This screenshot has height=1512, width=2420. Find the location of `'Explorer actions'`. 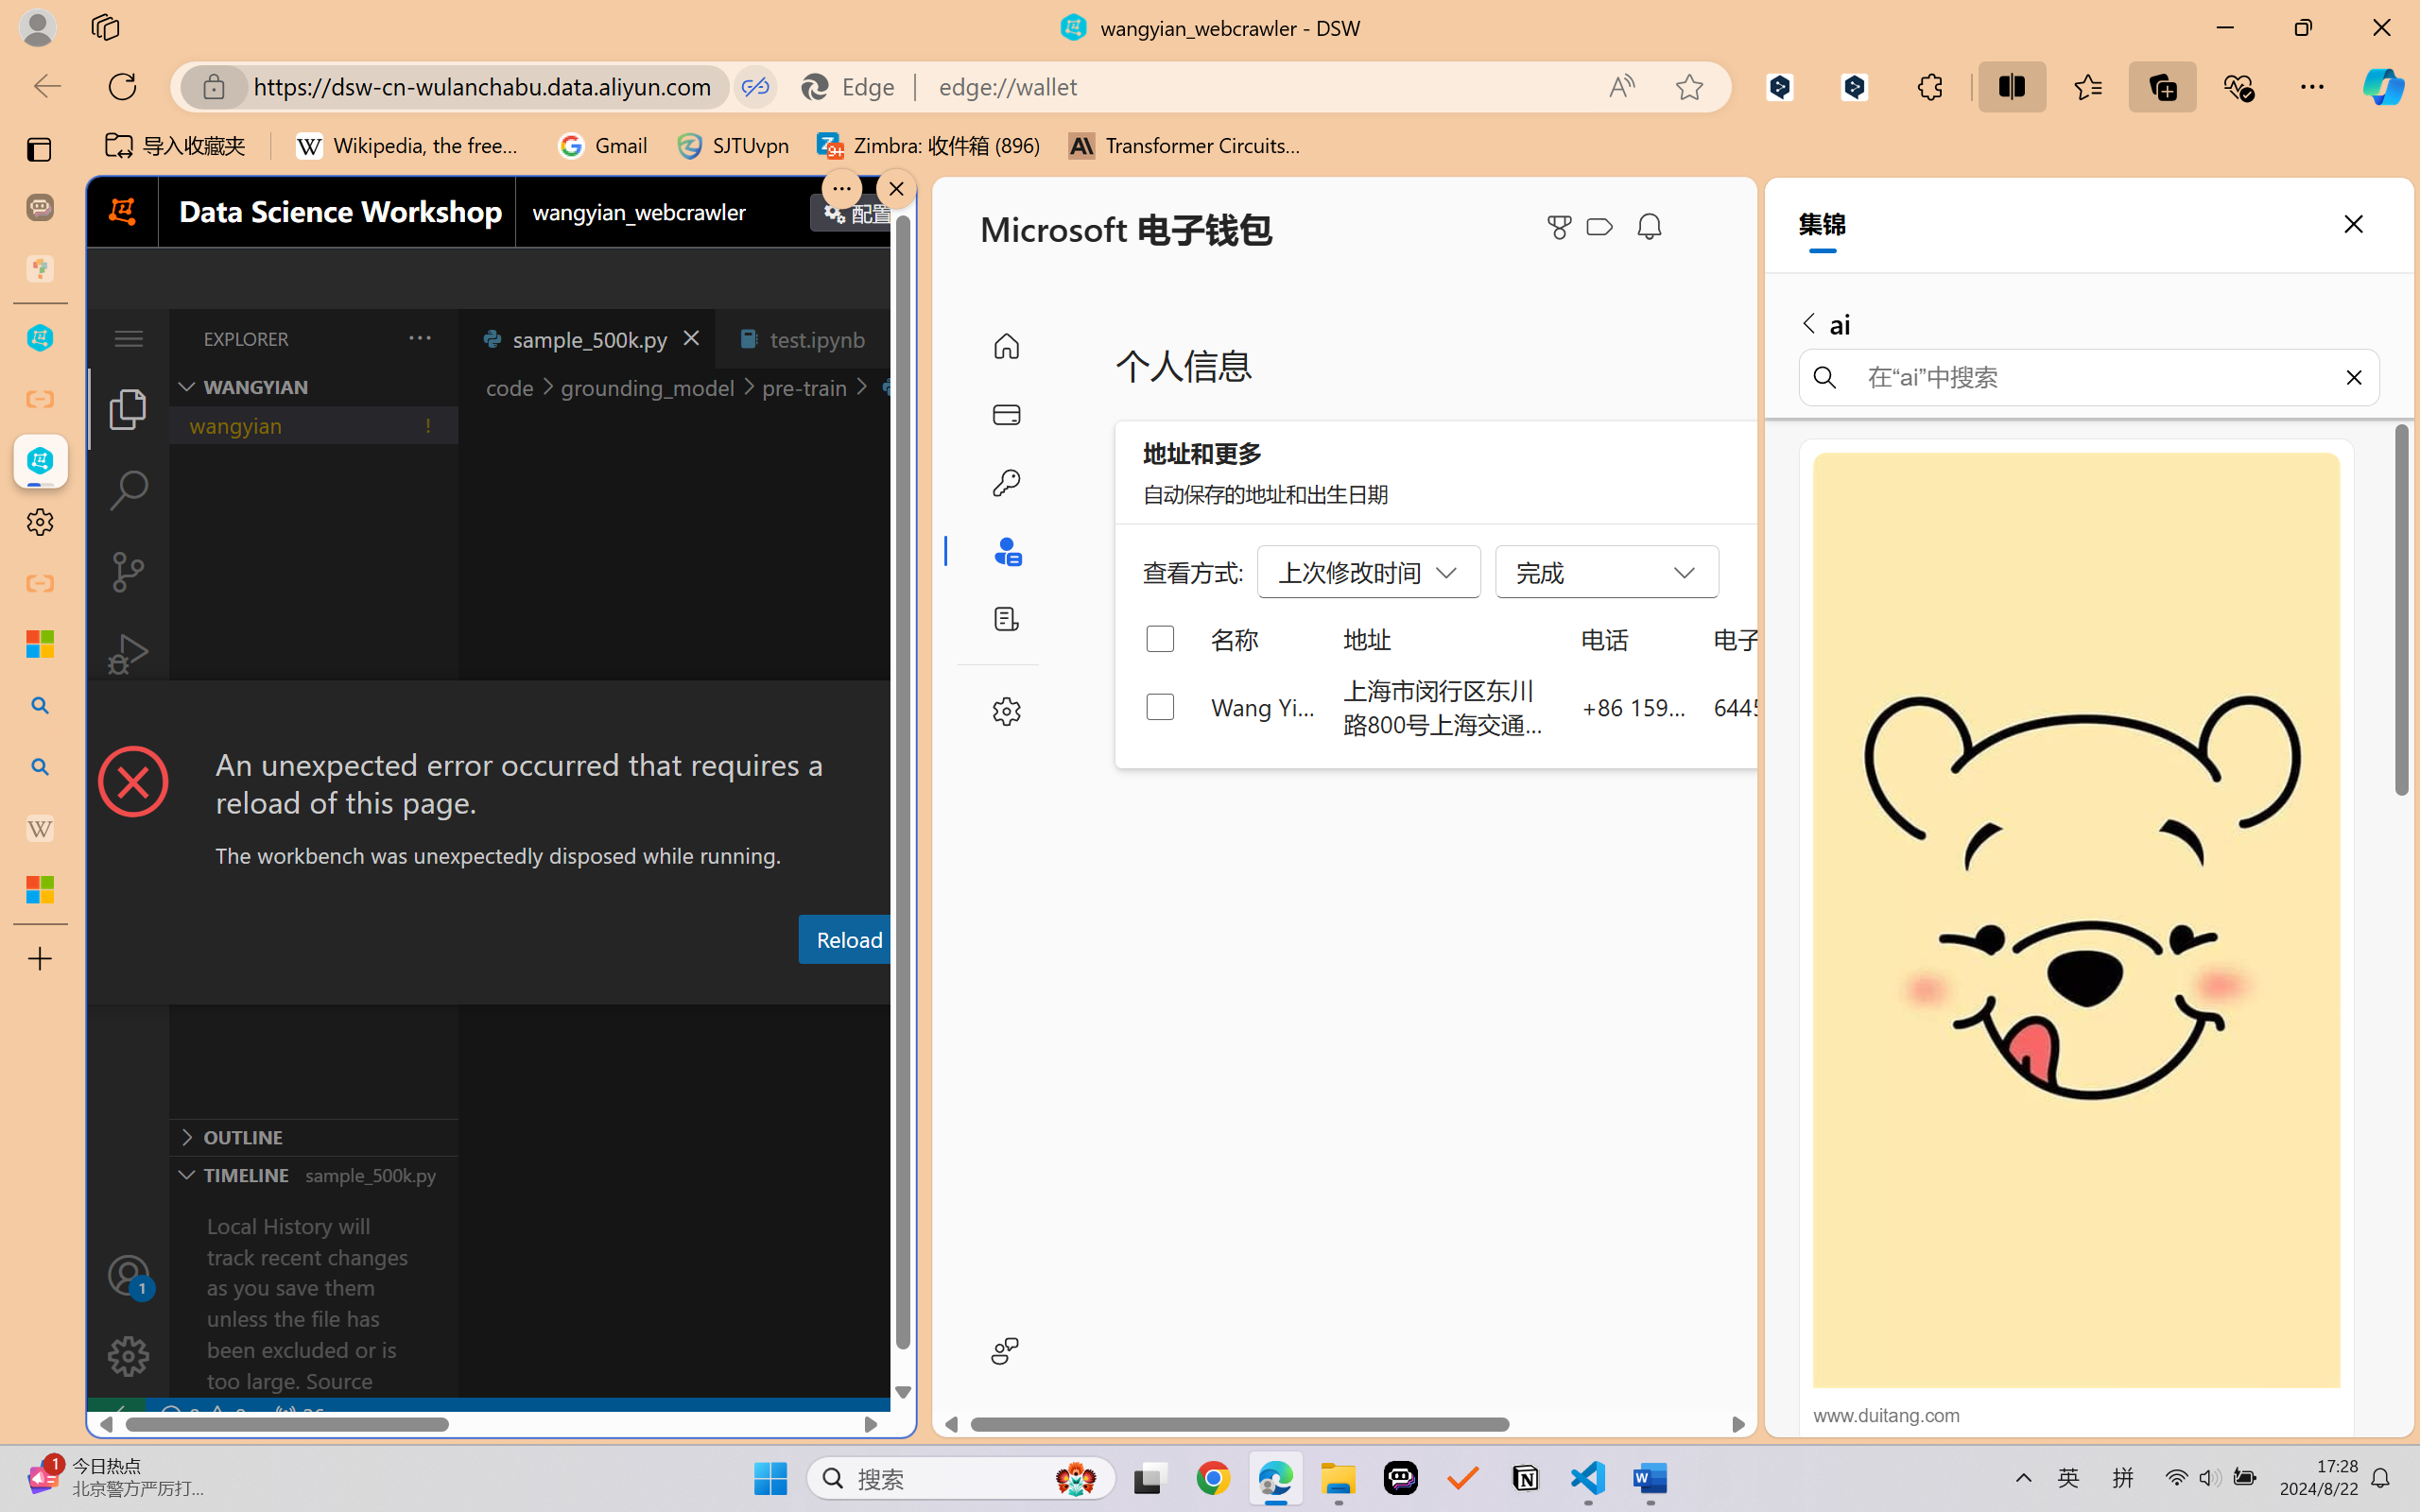

'Explorer actions' is located at coordinates (369, 337).